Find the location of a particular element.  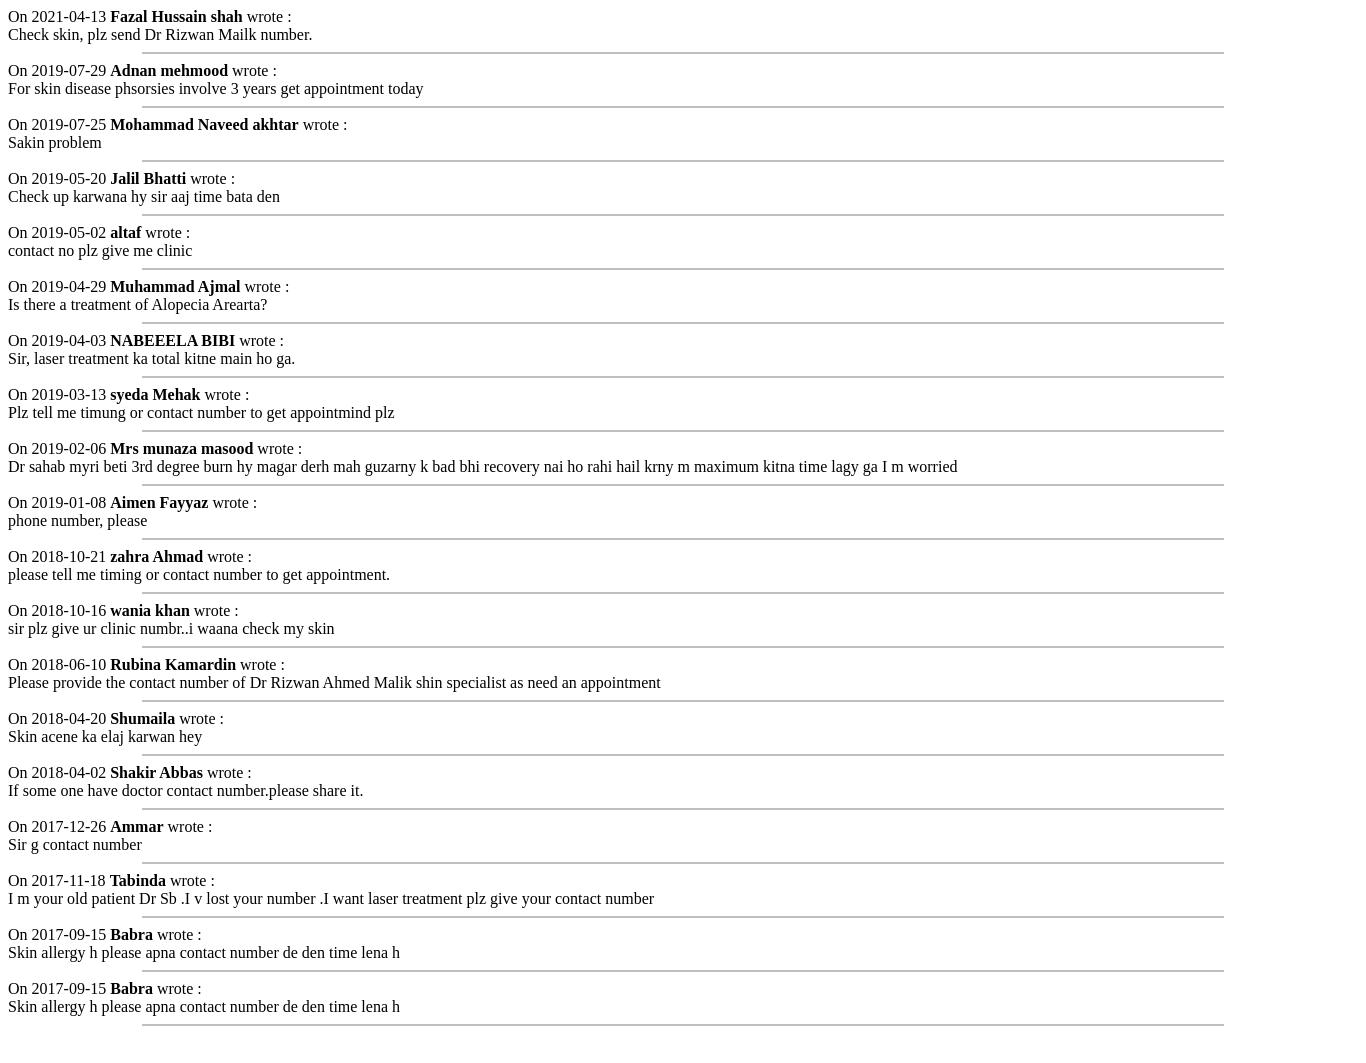

'Please provide the contact number of Dr Rizwan Ahmed Malik shin specialist as need an appointment' is located at coordinates (333, 680).